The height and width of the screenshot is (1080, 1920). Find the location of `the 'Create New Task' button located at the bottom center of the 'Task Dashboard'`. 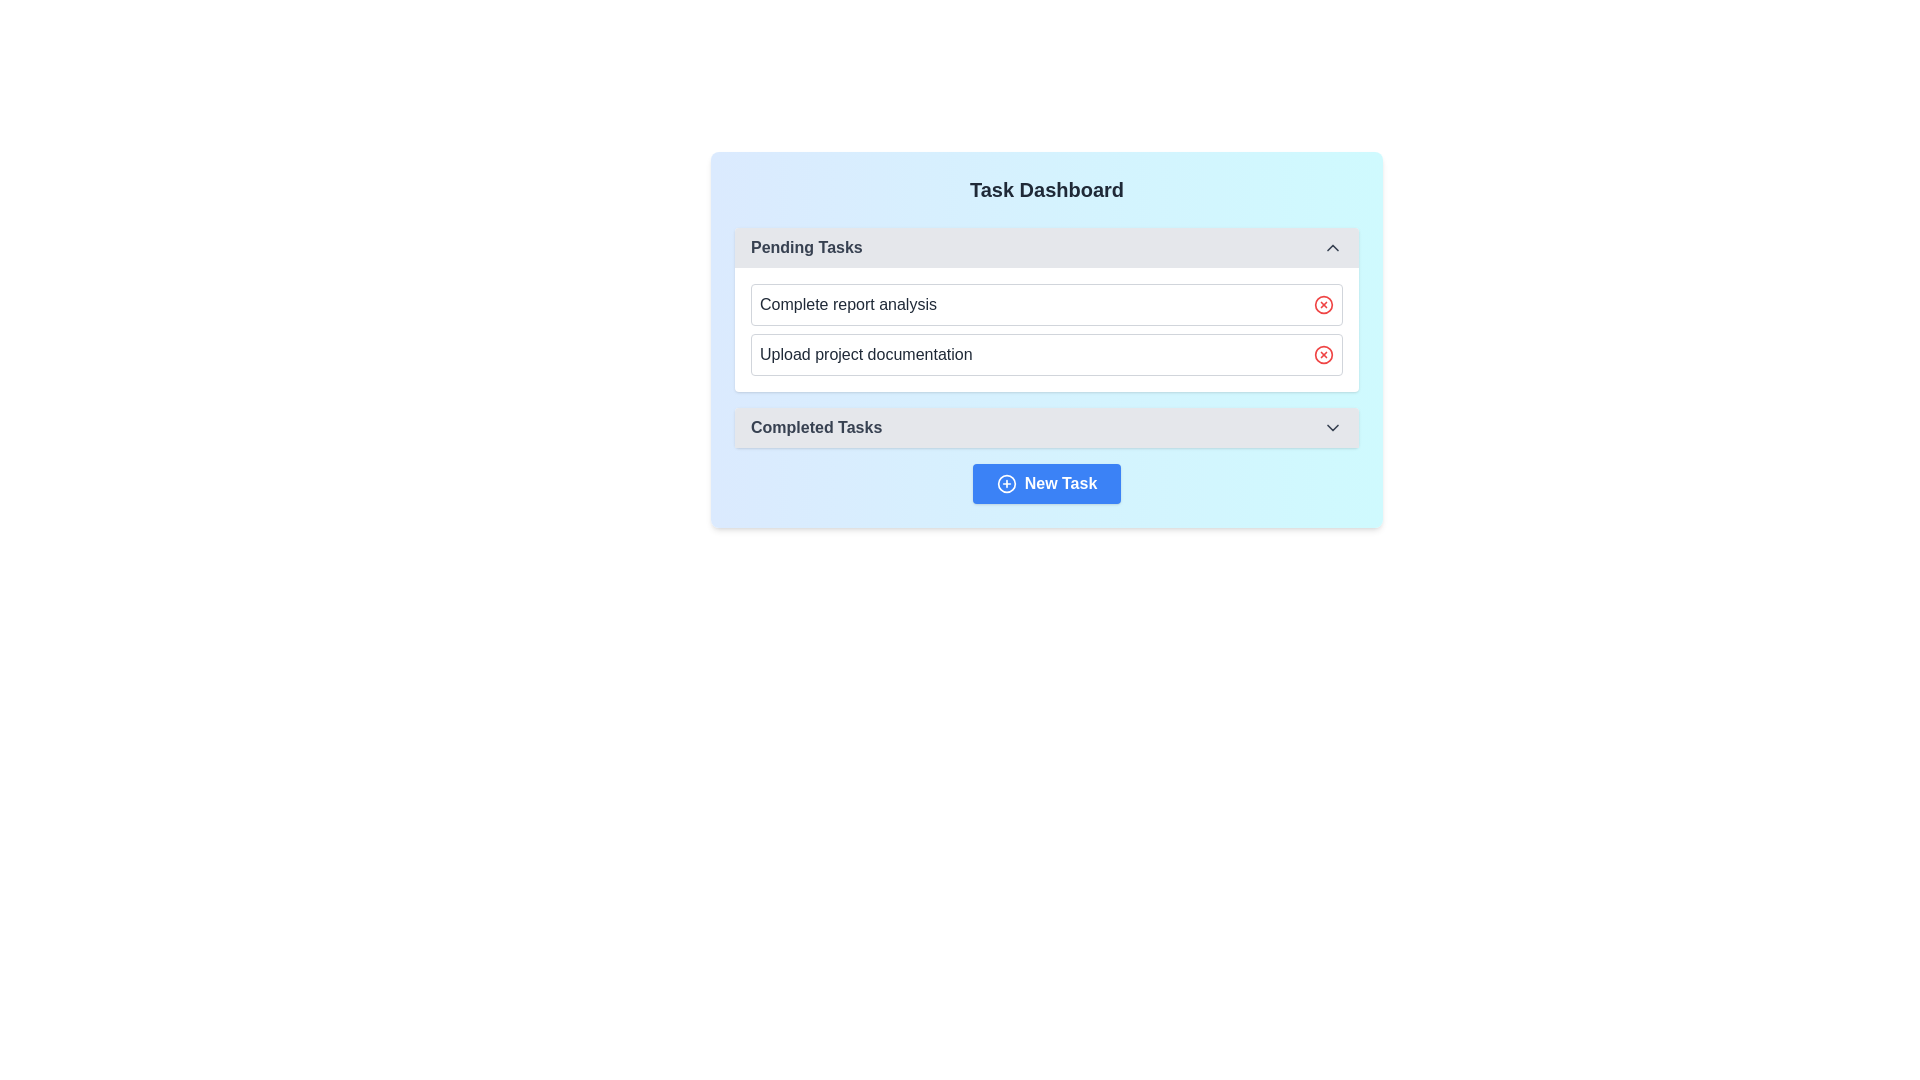

the 'Create New Task' button located at the bottom center of the 'Task Dashboard' is located at coordinates (1045, 483).